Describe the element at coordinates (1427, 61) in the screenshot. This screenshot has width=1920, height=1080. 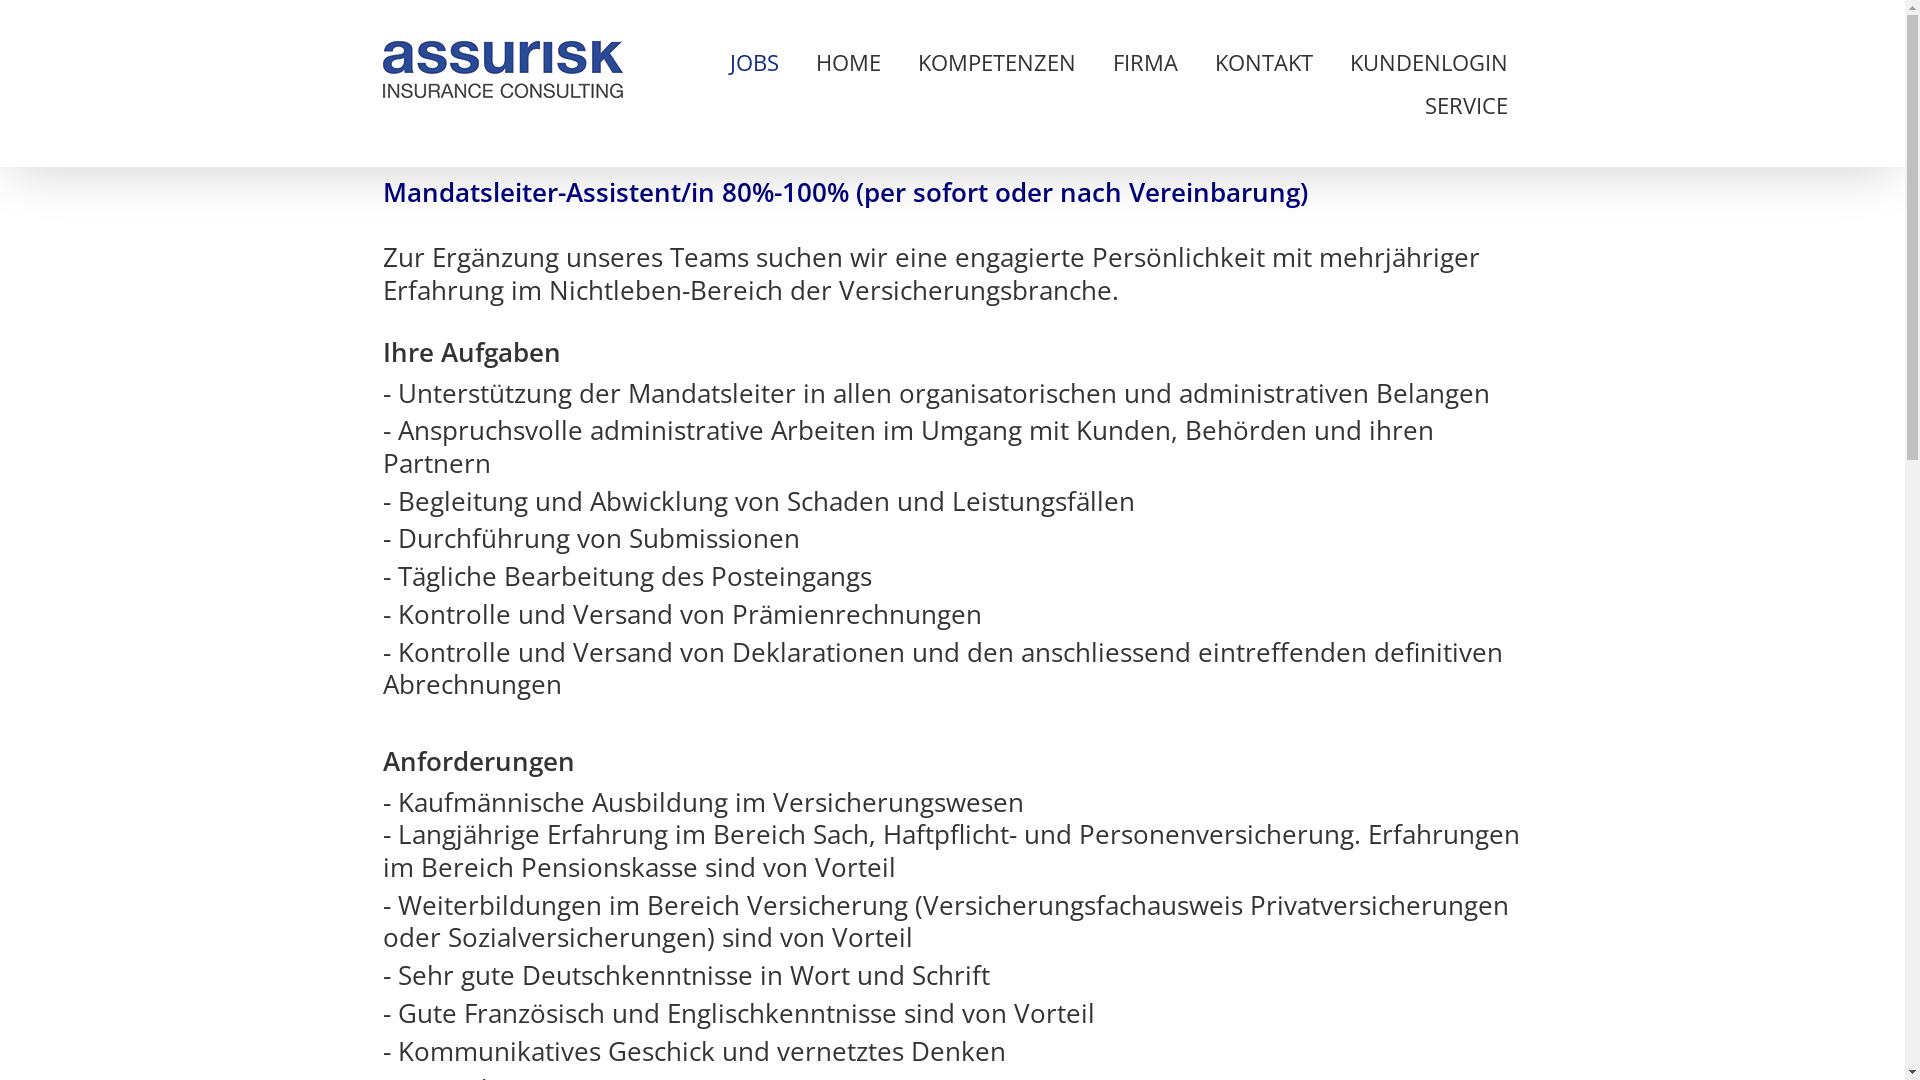
I see `'KUNDENLOGIN'` at that location.